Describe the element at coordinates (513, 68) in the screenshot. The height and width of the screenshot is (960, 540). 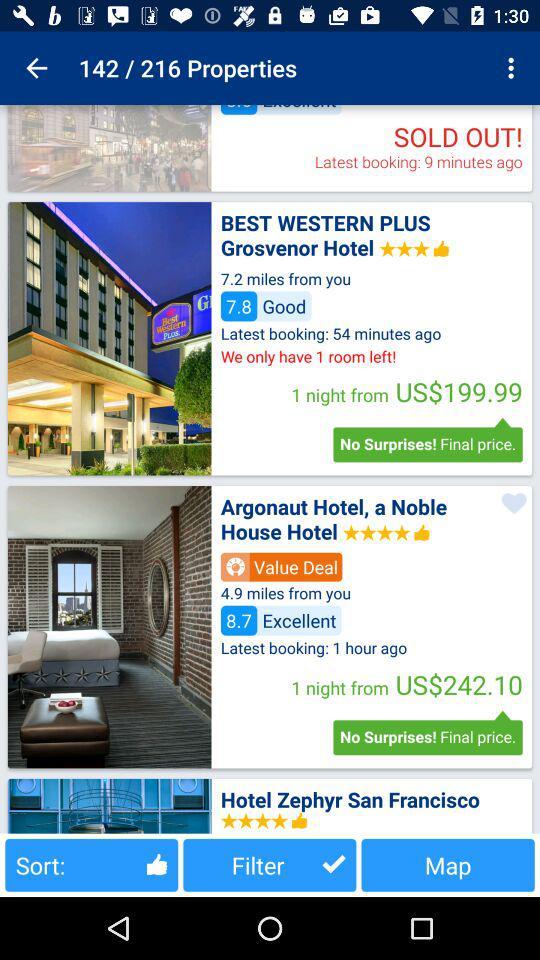
I see `the item to the right of excellent` at that location.